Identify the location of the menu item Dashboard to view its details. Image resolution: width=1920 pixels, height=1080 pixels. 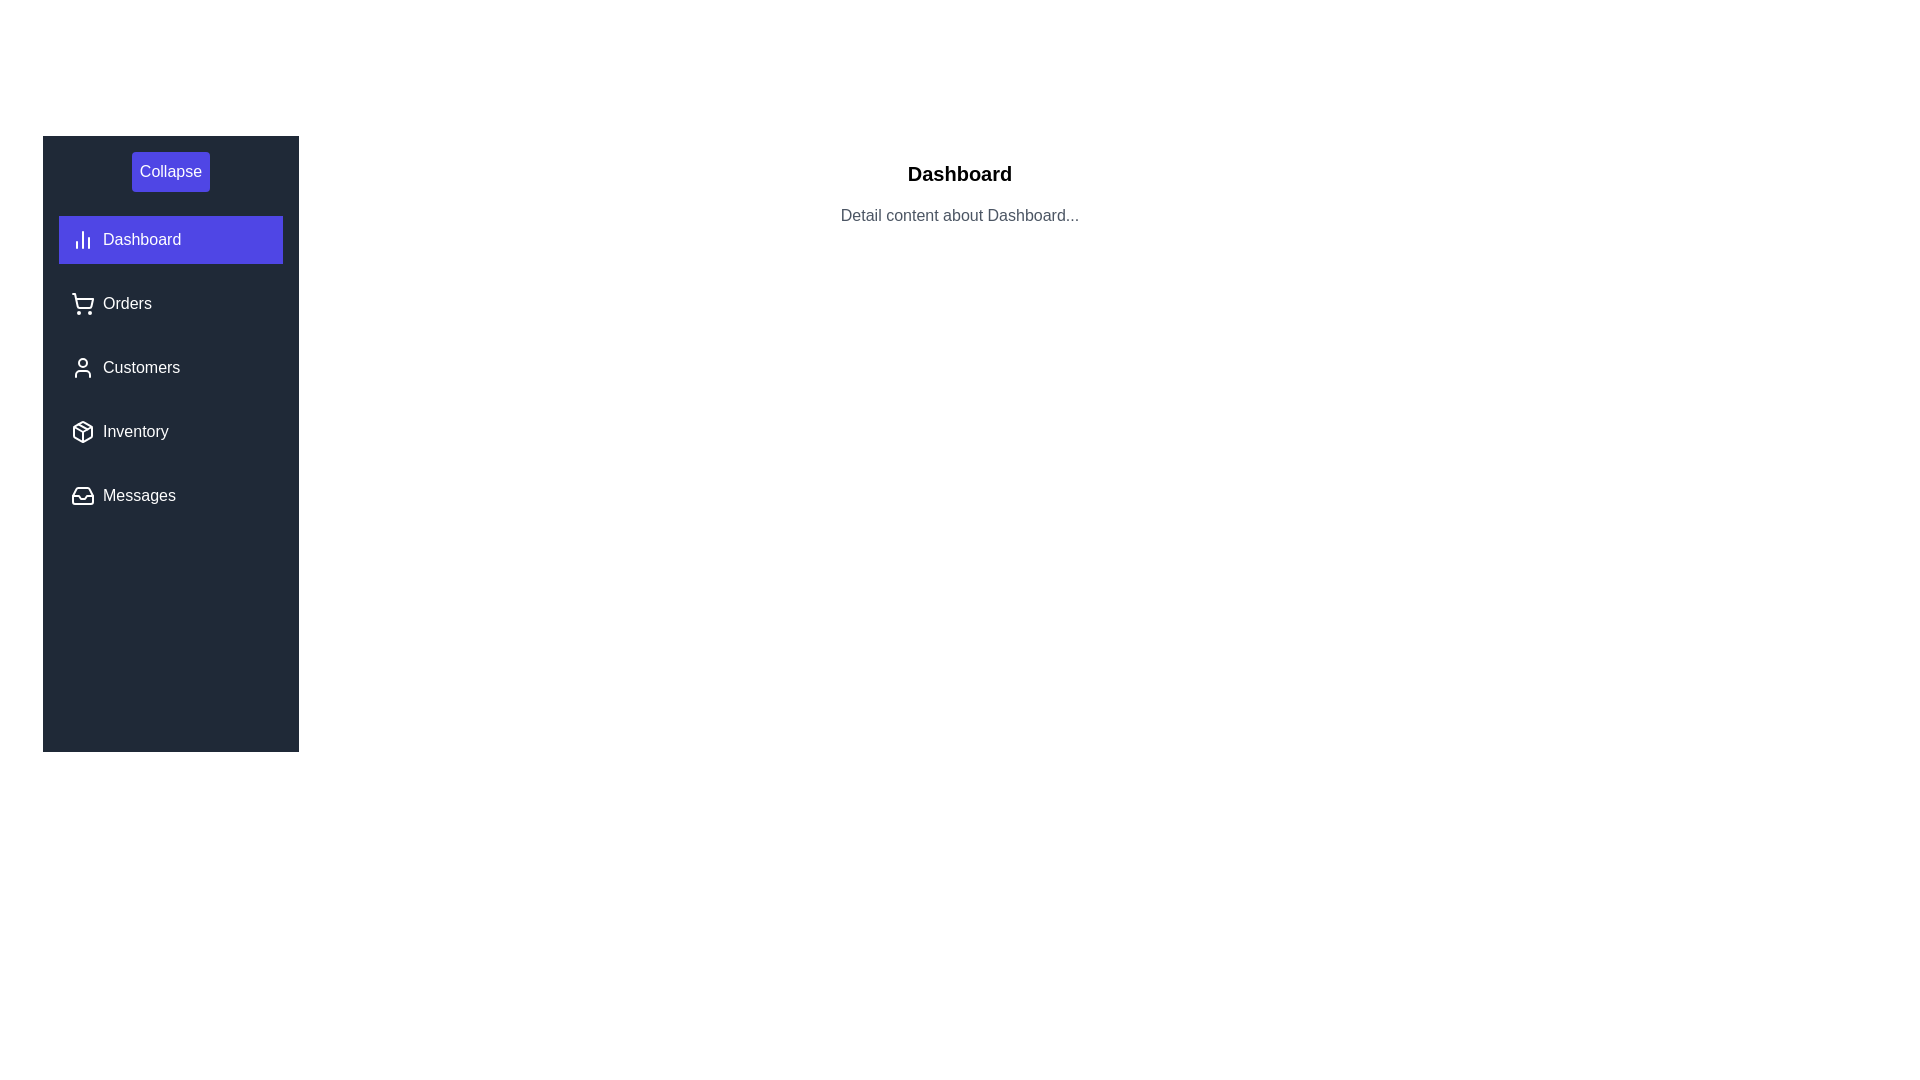
(171, 238).